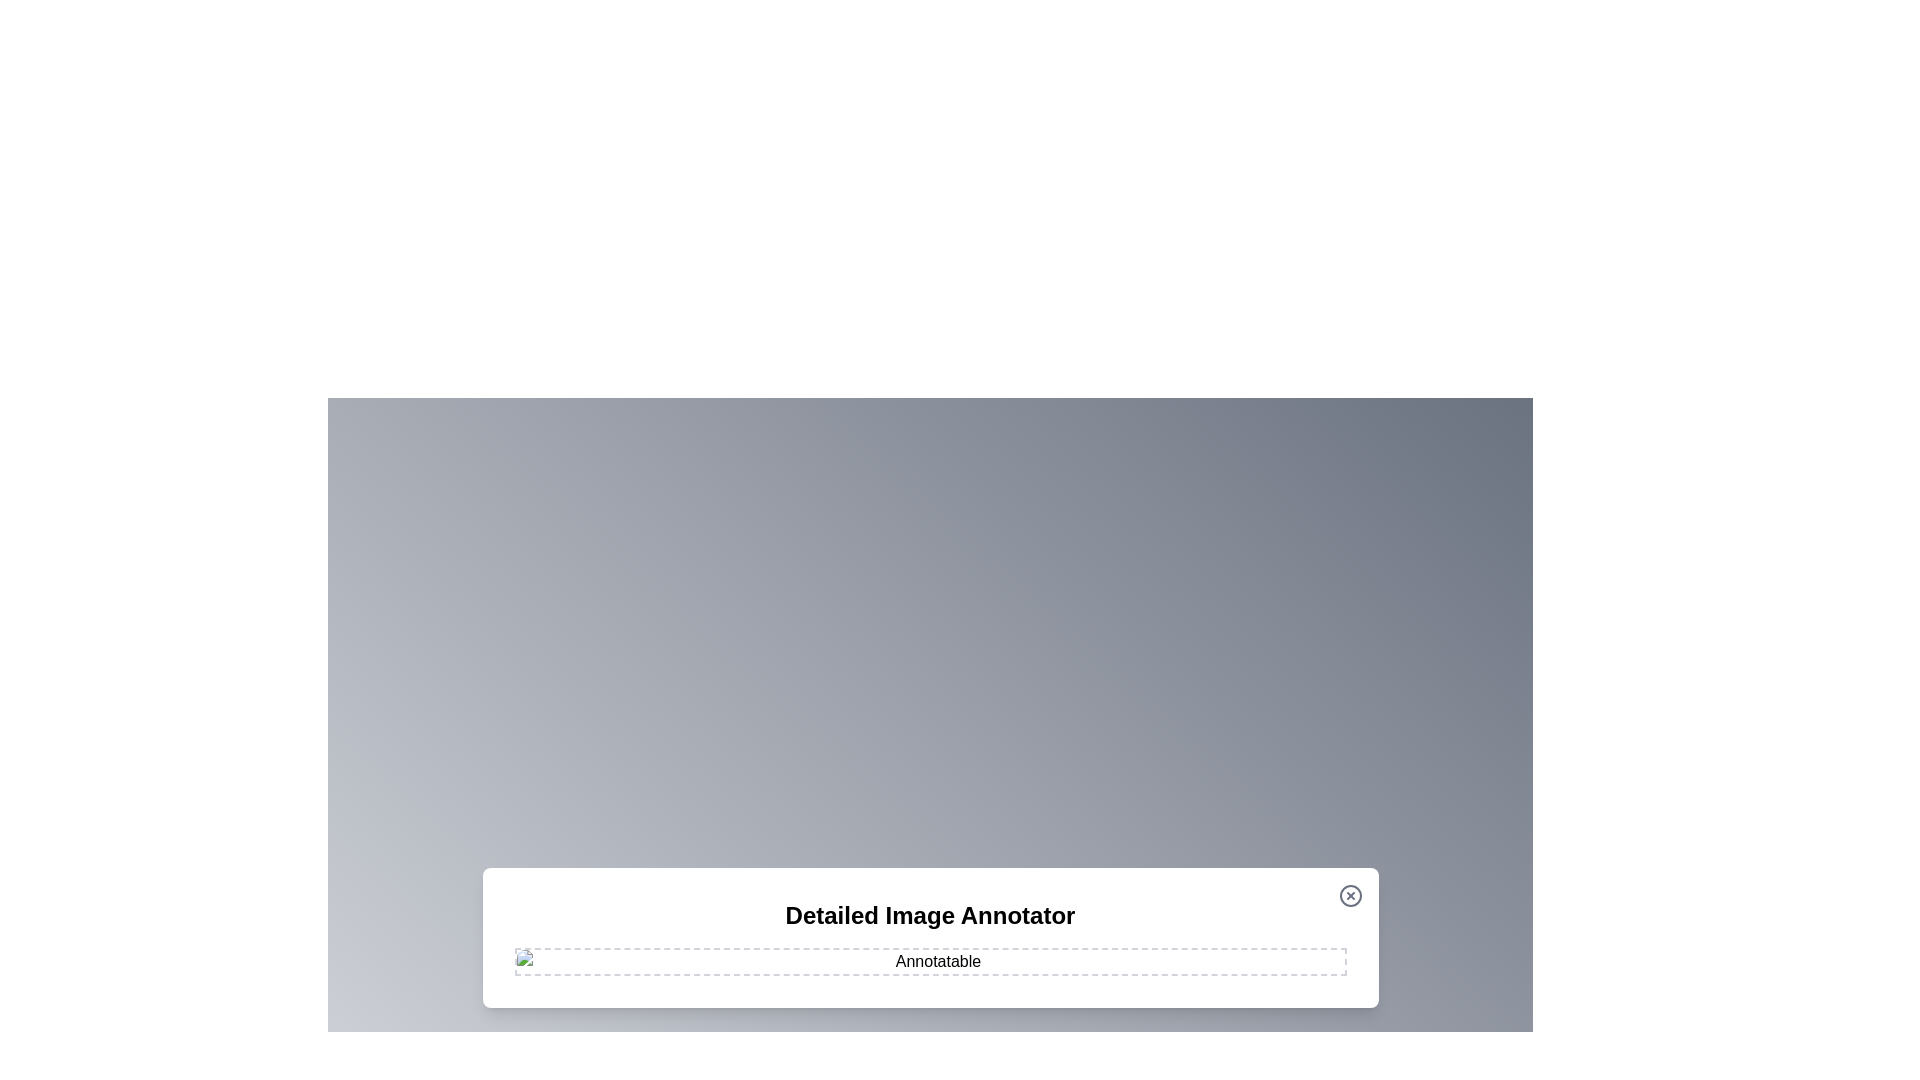  I want to click on the image at coordinates (1106, 954) to add an annotation, so click(1104, 952).